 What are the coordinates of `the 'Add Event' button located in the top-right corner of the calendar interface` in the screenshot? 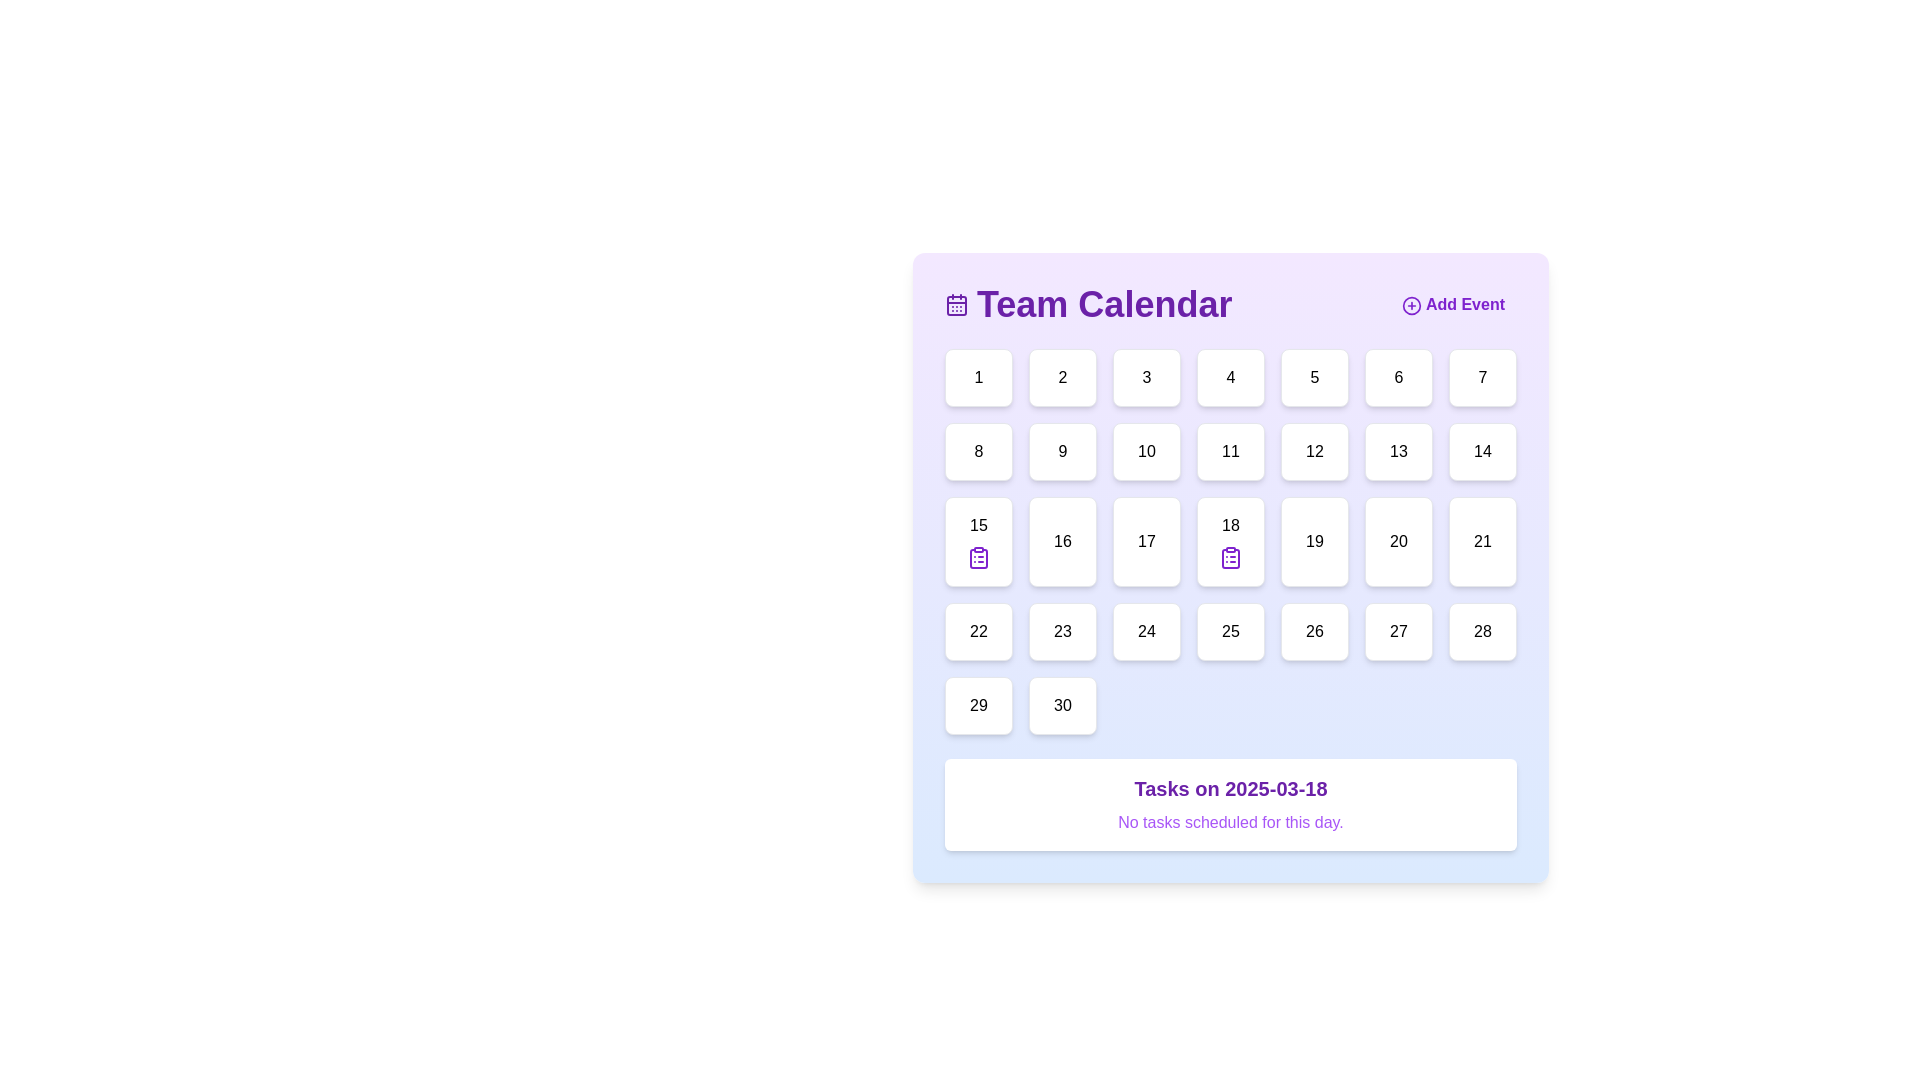 It's located at (1453, 304).